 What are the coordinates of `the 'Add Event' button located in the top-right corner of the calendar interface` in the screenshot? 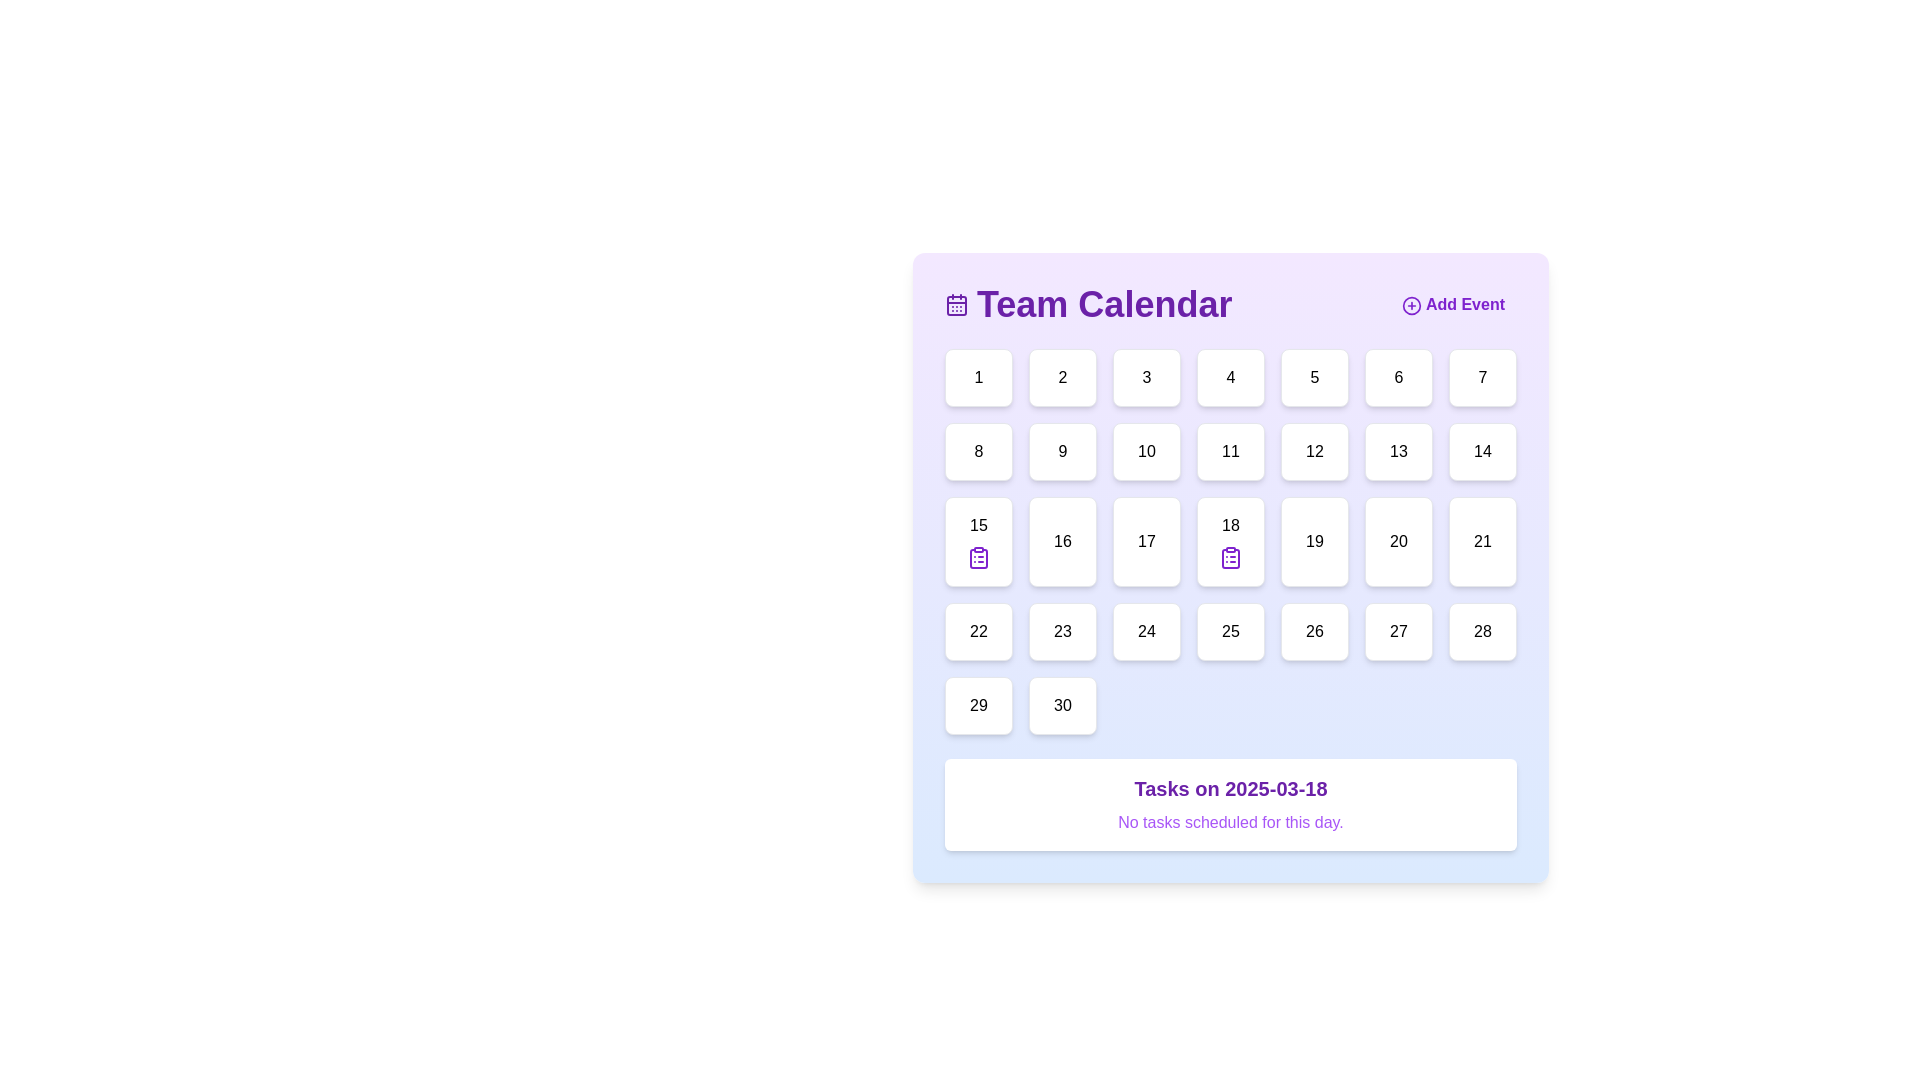 It's located at (1453, 304).